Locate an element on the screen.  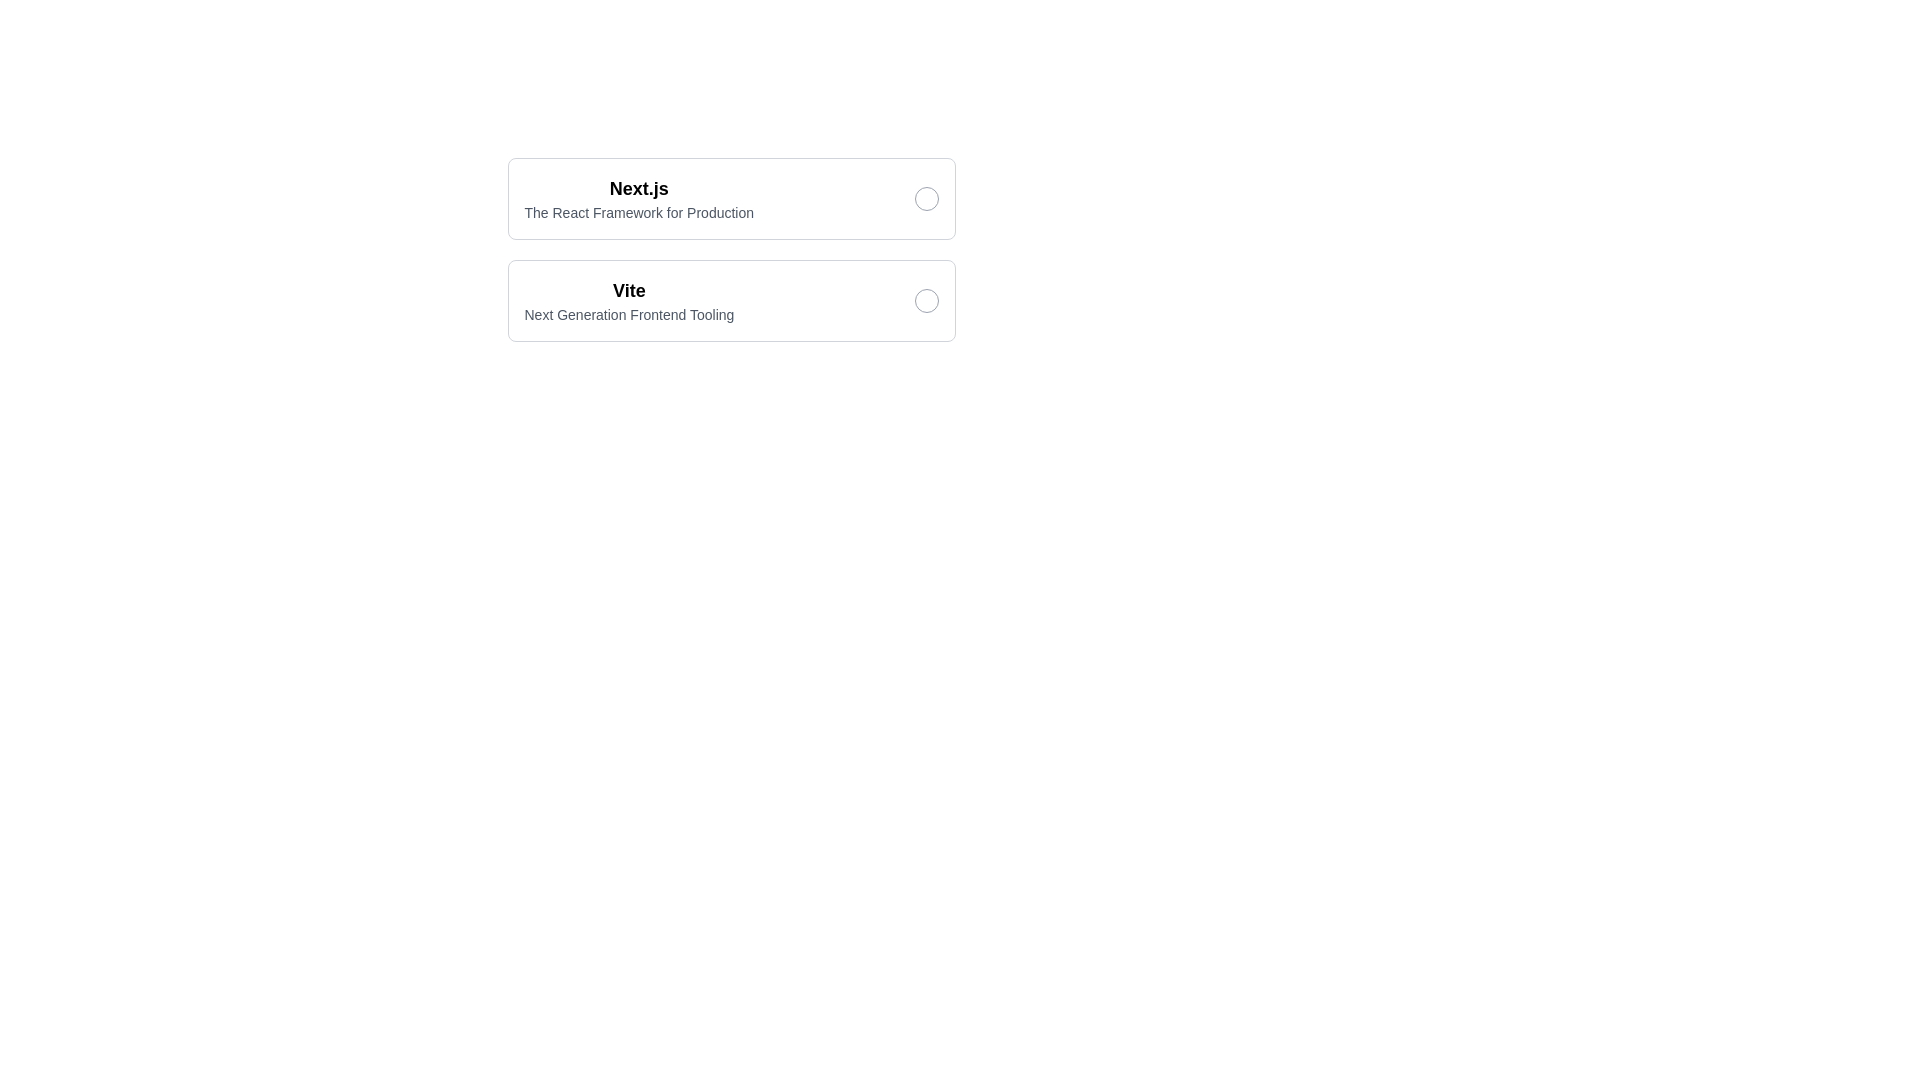
to select the 'Next.js' selection item, which is the first element in a vertical list of selection items, featuring a bold title and a circular icon on the right is located at coordinates (730, 199).